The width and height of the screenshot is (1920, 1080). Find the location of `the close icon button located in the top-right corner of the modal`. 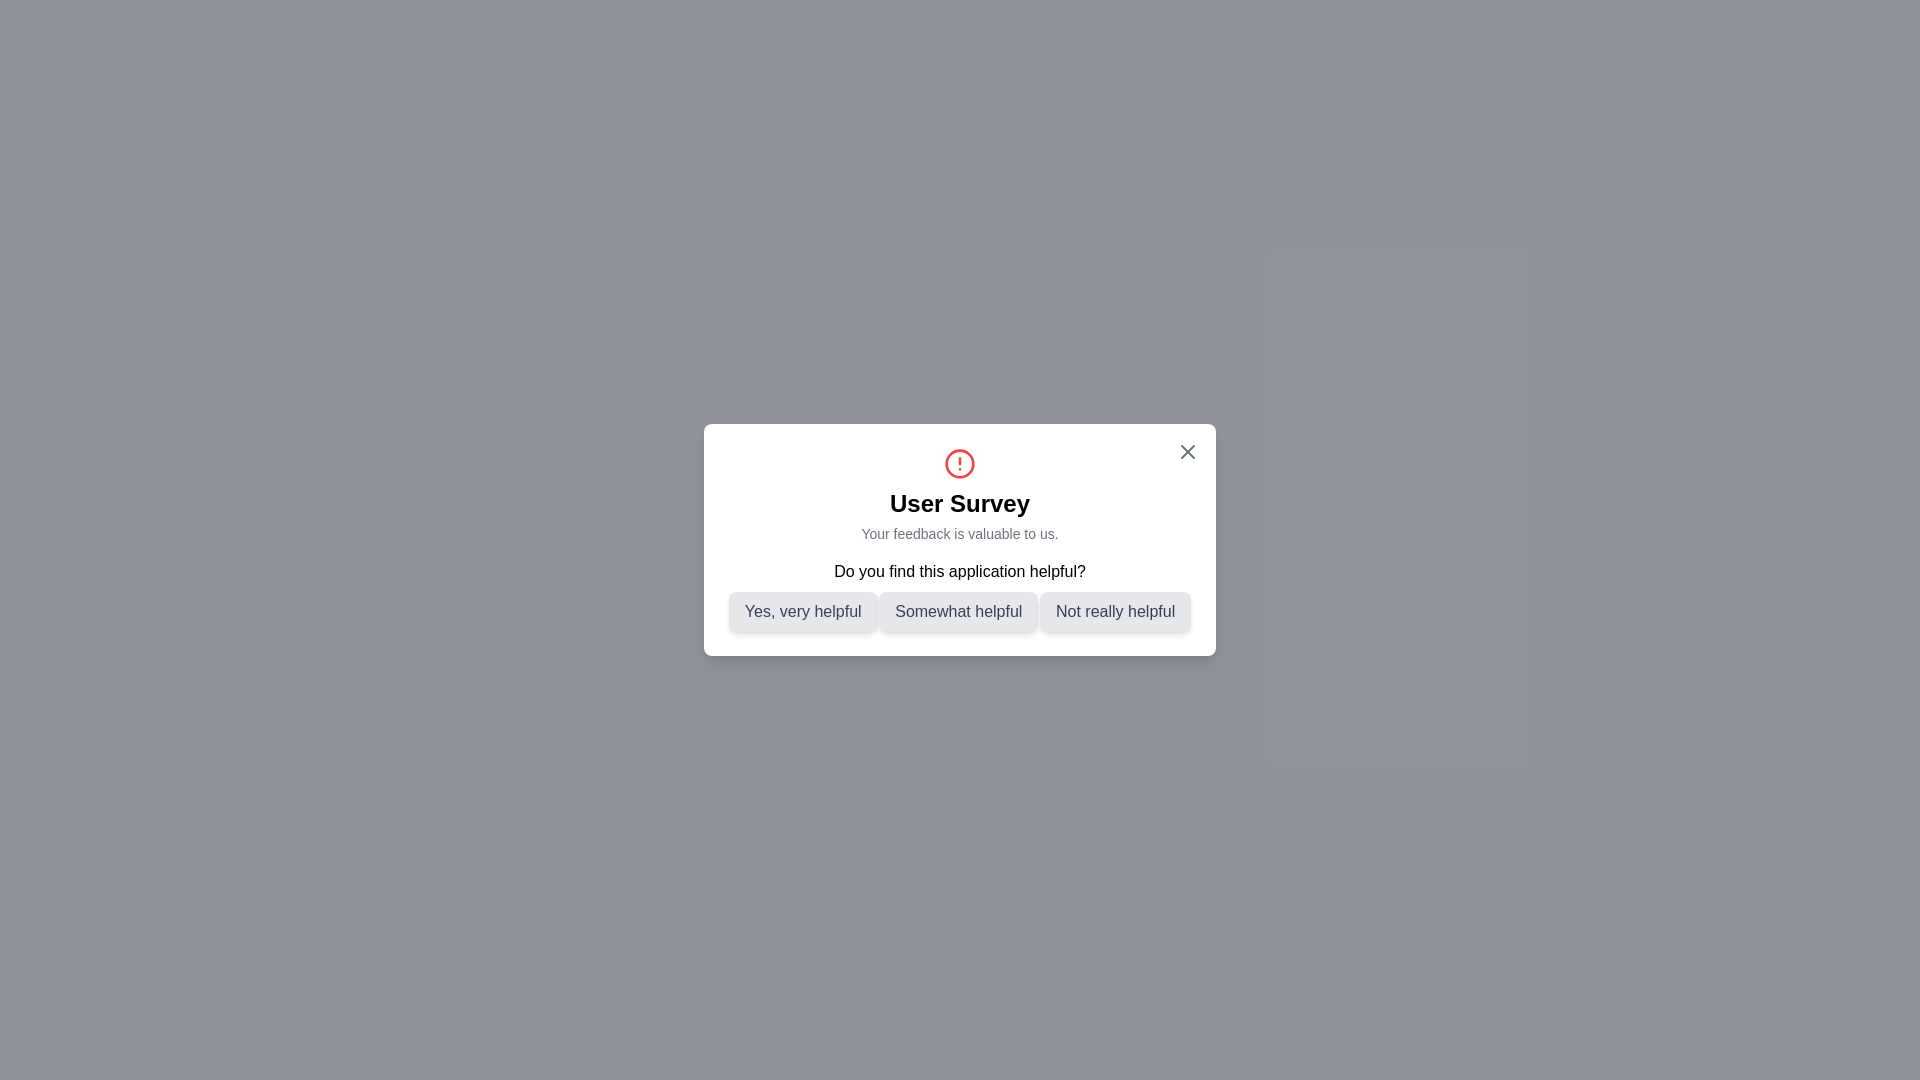

the close icon button located in the top-right corner of the modal is located at coordinates (1188, 451).